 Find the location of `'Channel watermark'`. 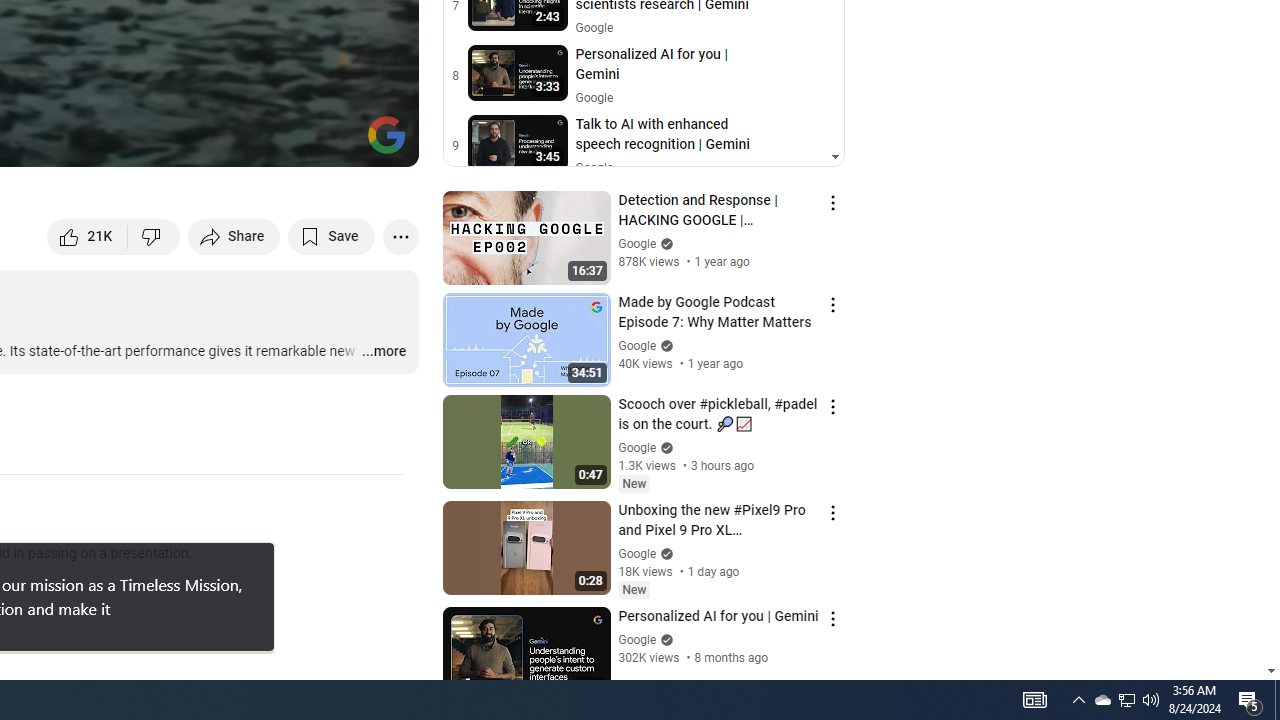

'Channel watermark' is located at coordinates (386, 135).